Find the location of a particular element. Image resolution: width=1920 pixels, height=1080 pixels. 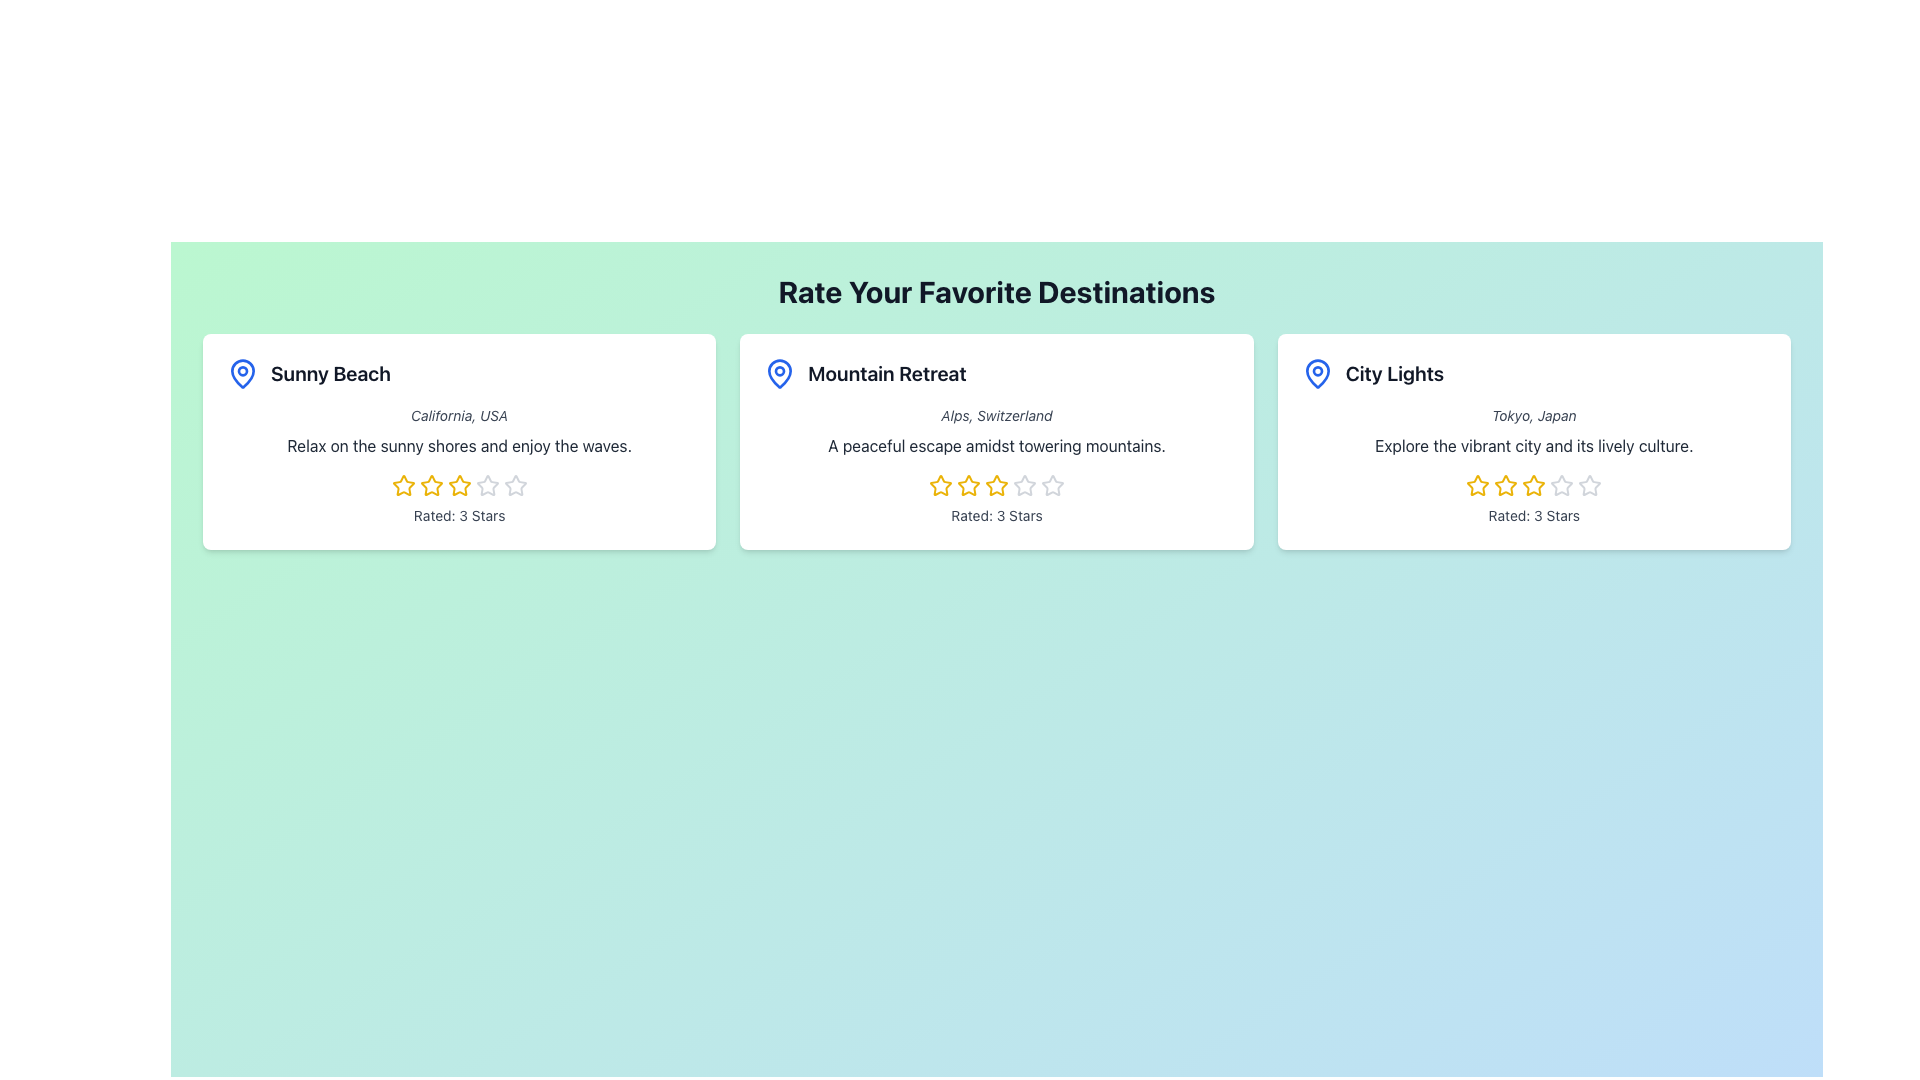

the third star icon in the rating system of the 'Mountain Retreat' card is located at coordinates (997, 485).